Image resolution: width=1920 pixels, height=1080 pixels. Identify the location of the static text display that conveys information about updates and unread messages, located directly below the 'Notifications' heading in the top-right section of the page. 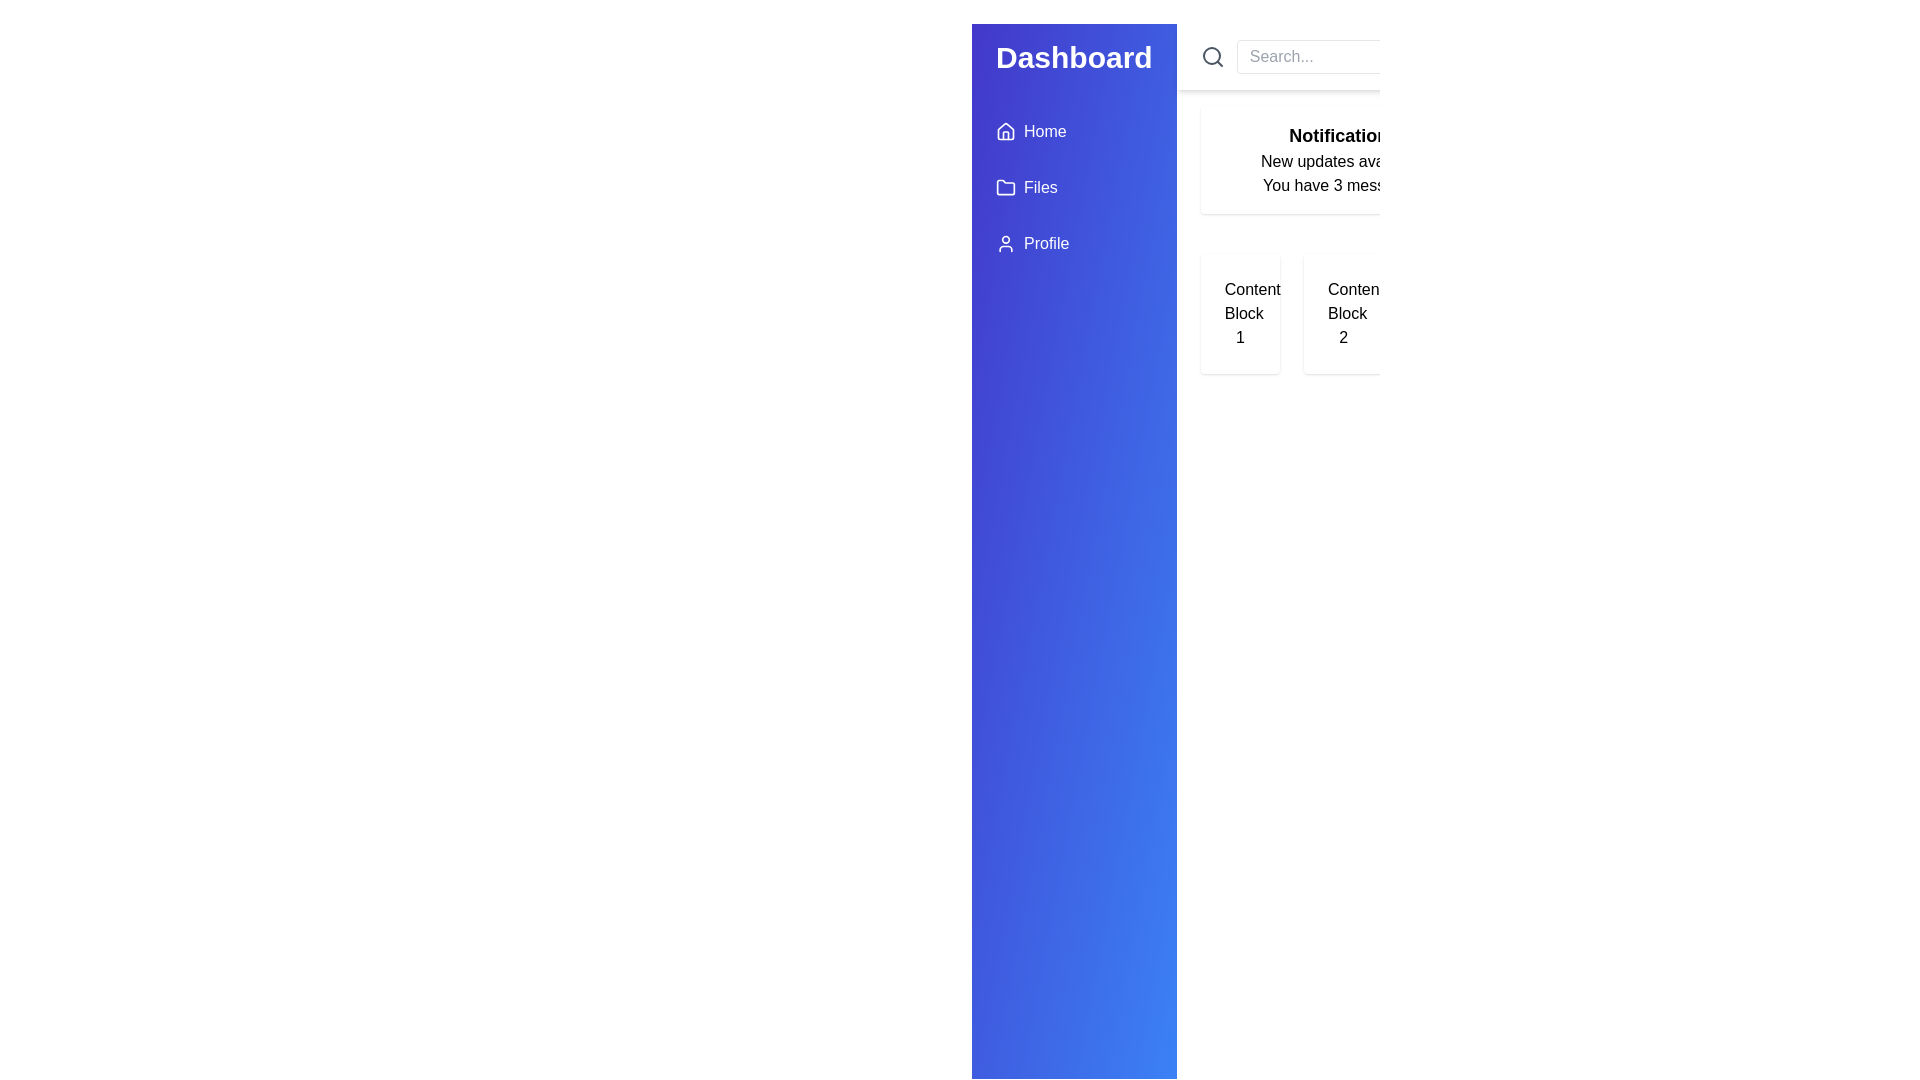
(1343, 172).